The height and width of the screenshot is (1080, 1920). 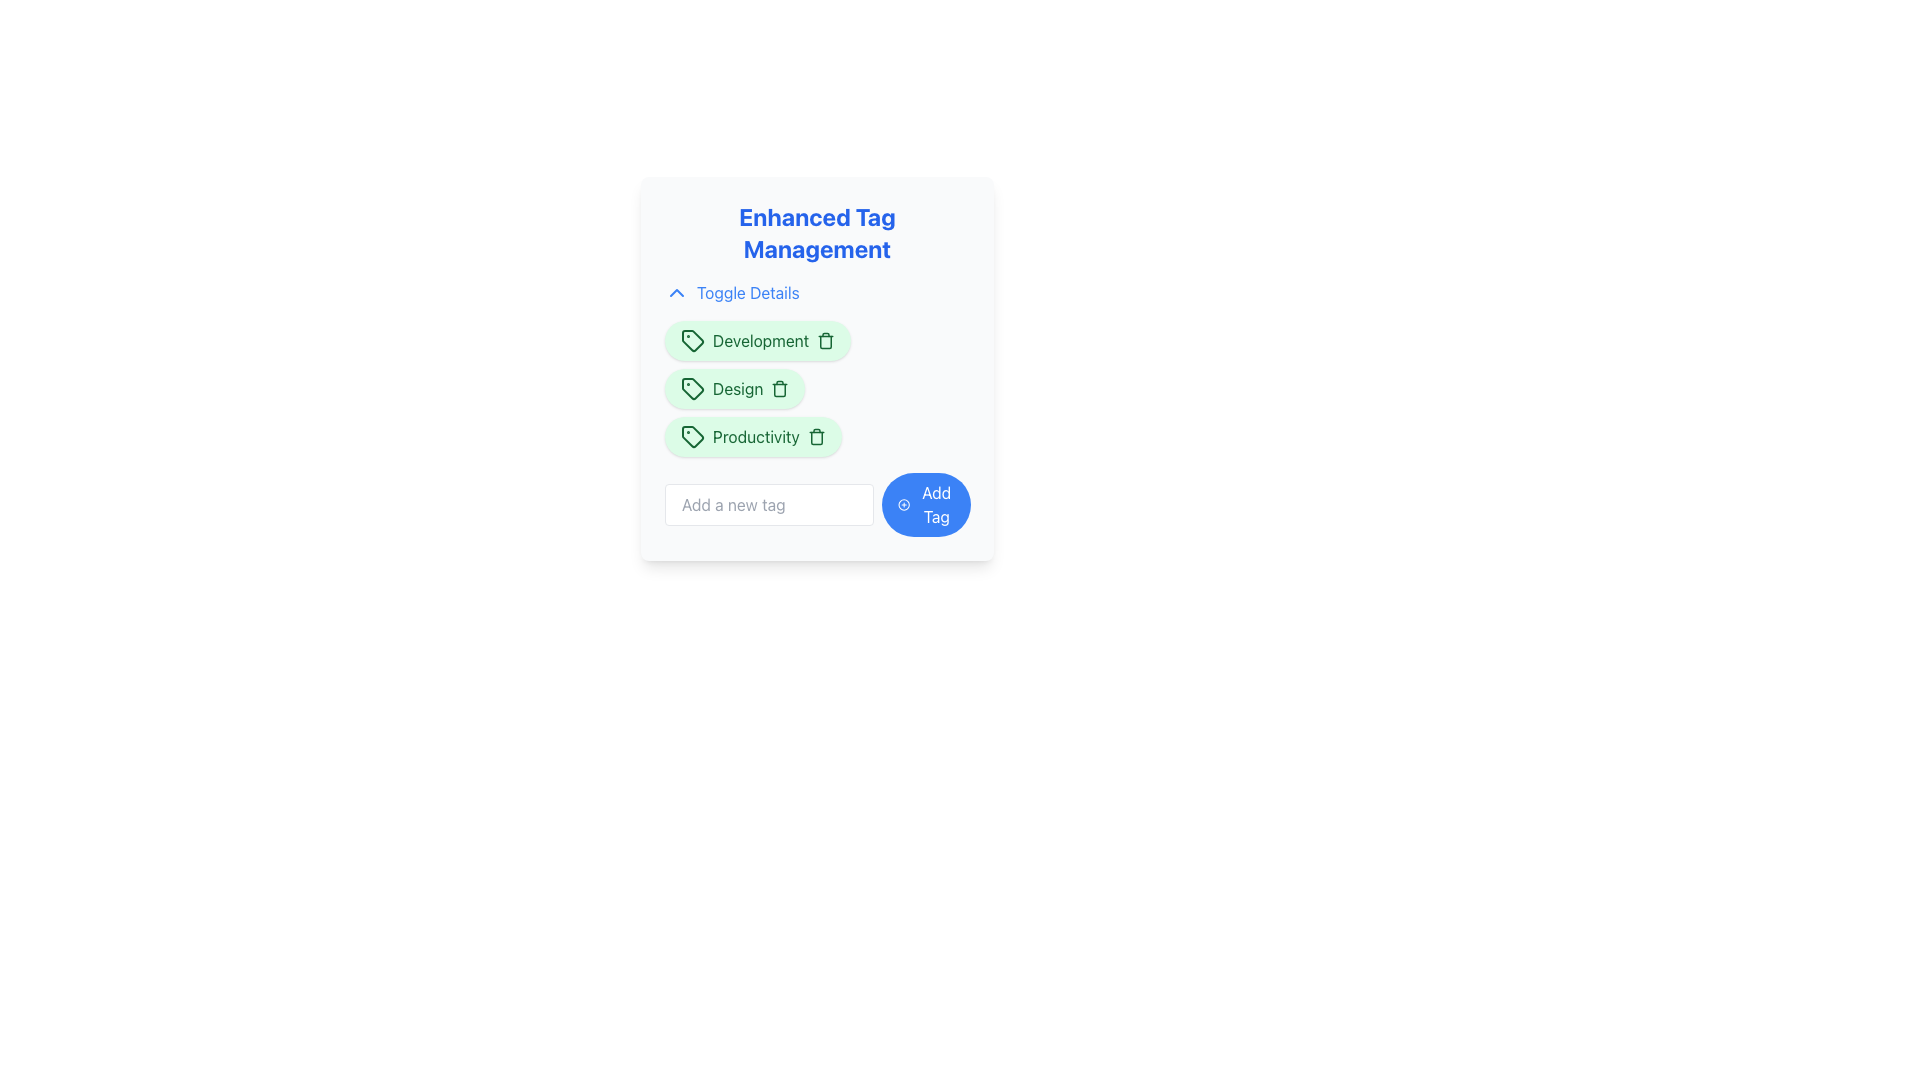 What do you see at coordinates (817, 427) in the screenshot?
I see `the green 'Productivity' tag label` at bounding box center [817, 427].